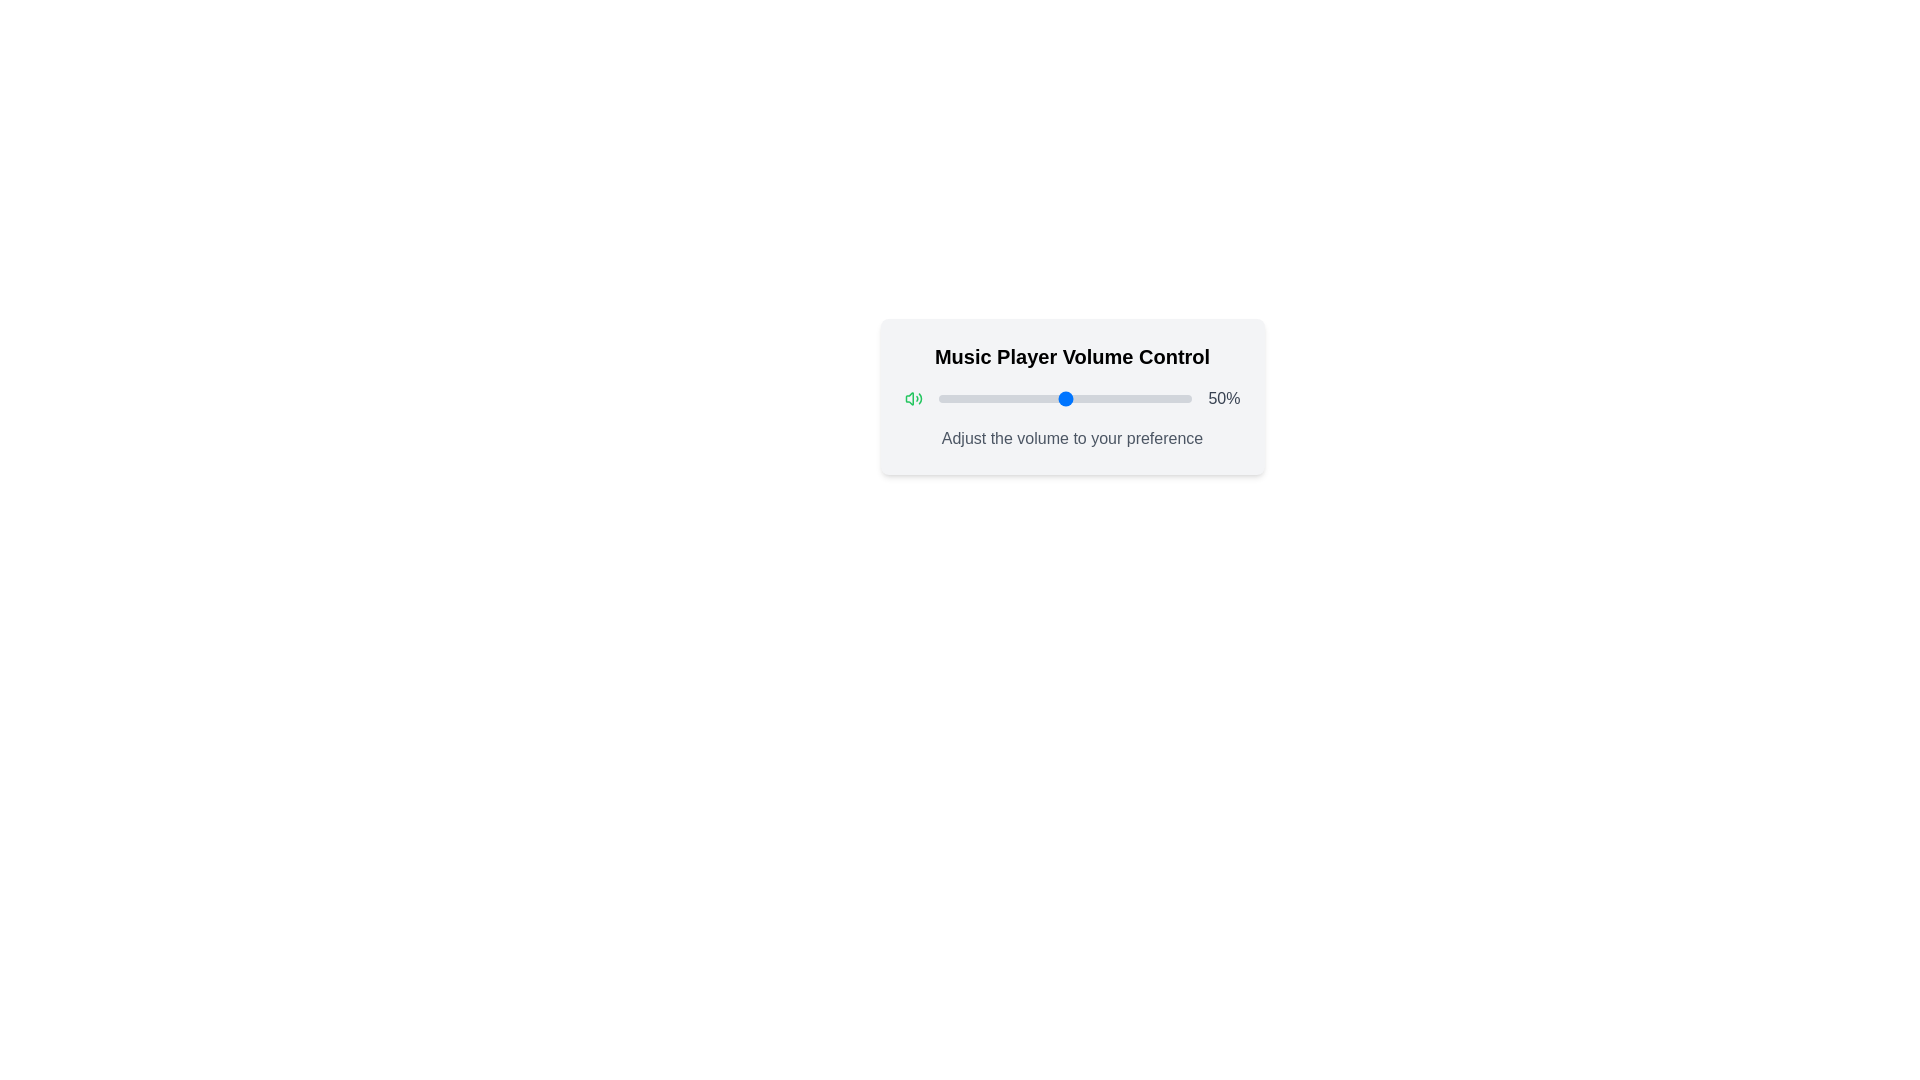  I want to click on the volume slider to 45%, so click(1051, 398).